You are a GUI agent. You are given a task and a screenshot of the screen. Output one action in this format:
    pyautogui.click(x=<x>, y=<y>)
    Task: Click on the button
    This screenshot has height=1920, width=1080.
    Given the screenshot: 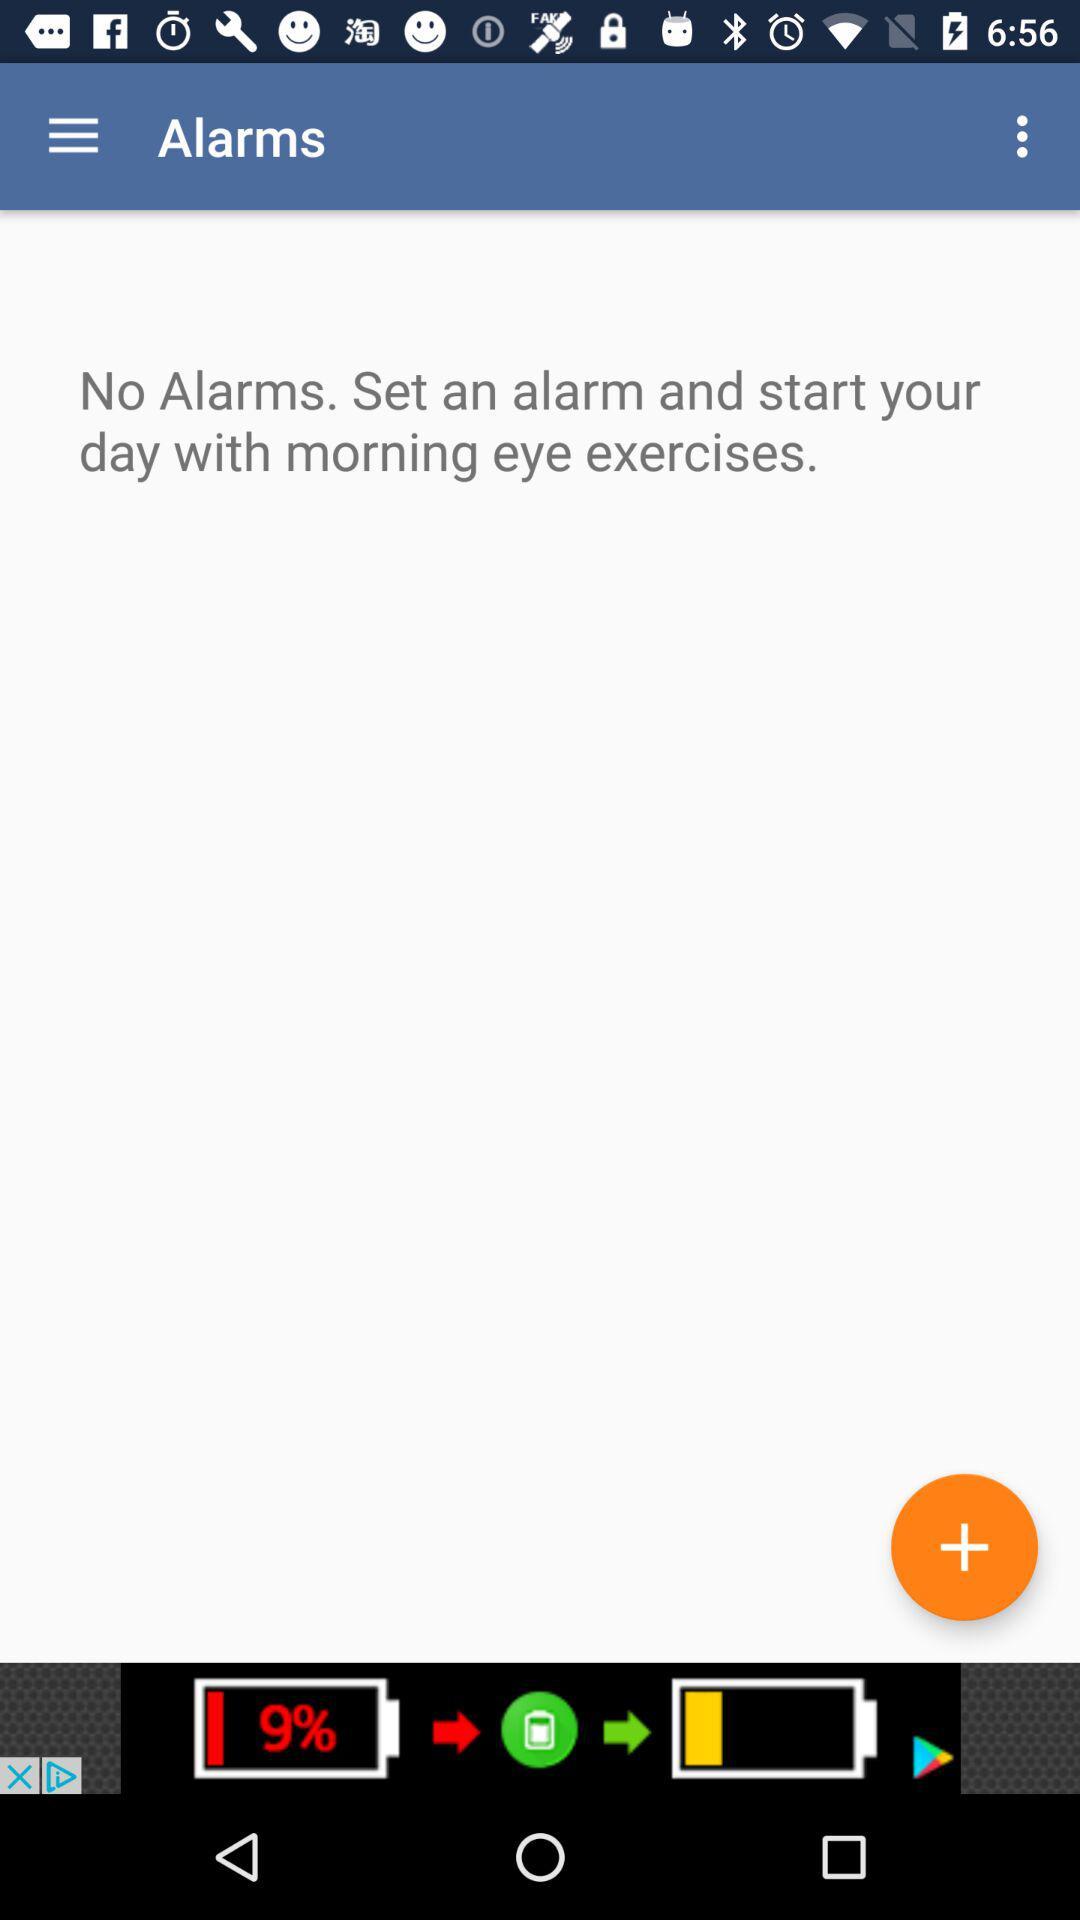 What is the action you would take?
    pyautogui.click(x=963, y=1546)
    